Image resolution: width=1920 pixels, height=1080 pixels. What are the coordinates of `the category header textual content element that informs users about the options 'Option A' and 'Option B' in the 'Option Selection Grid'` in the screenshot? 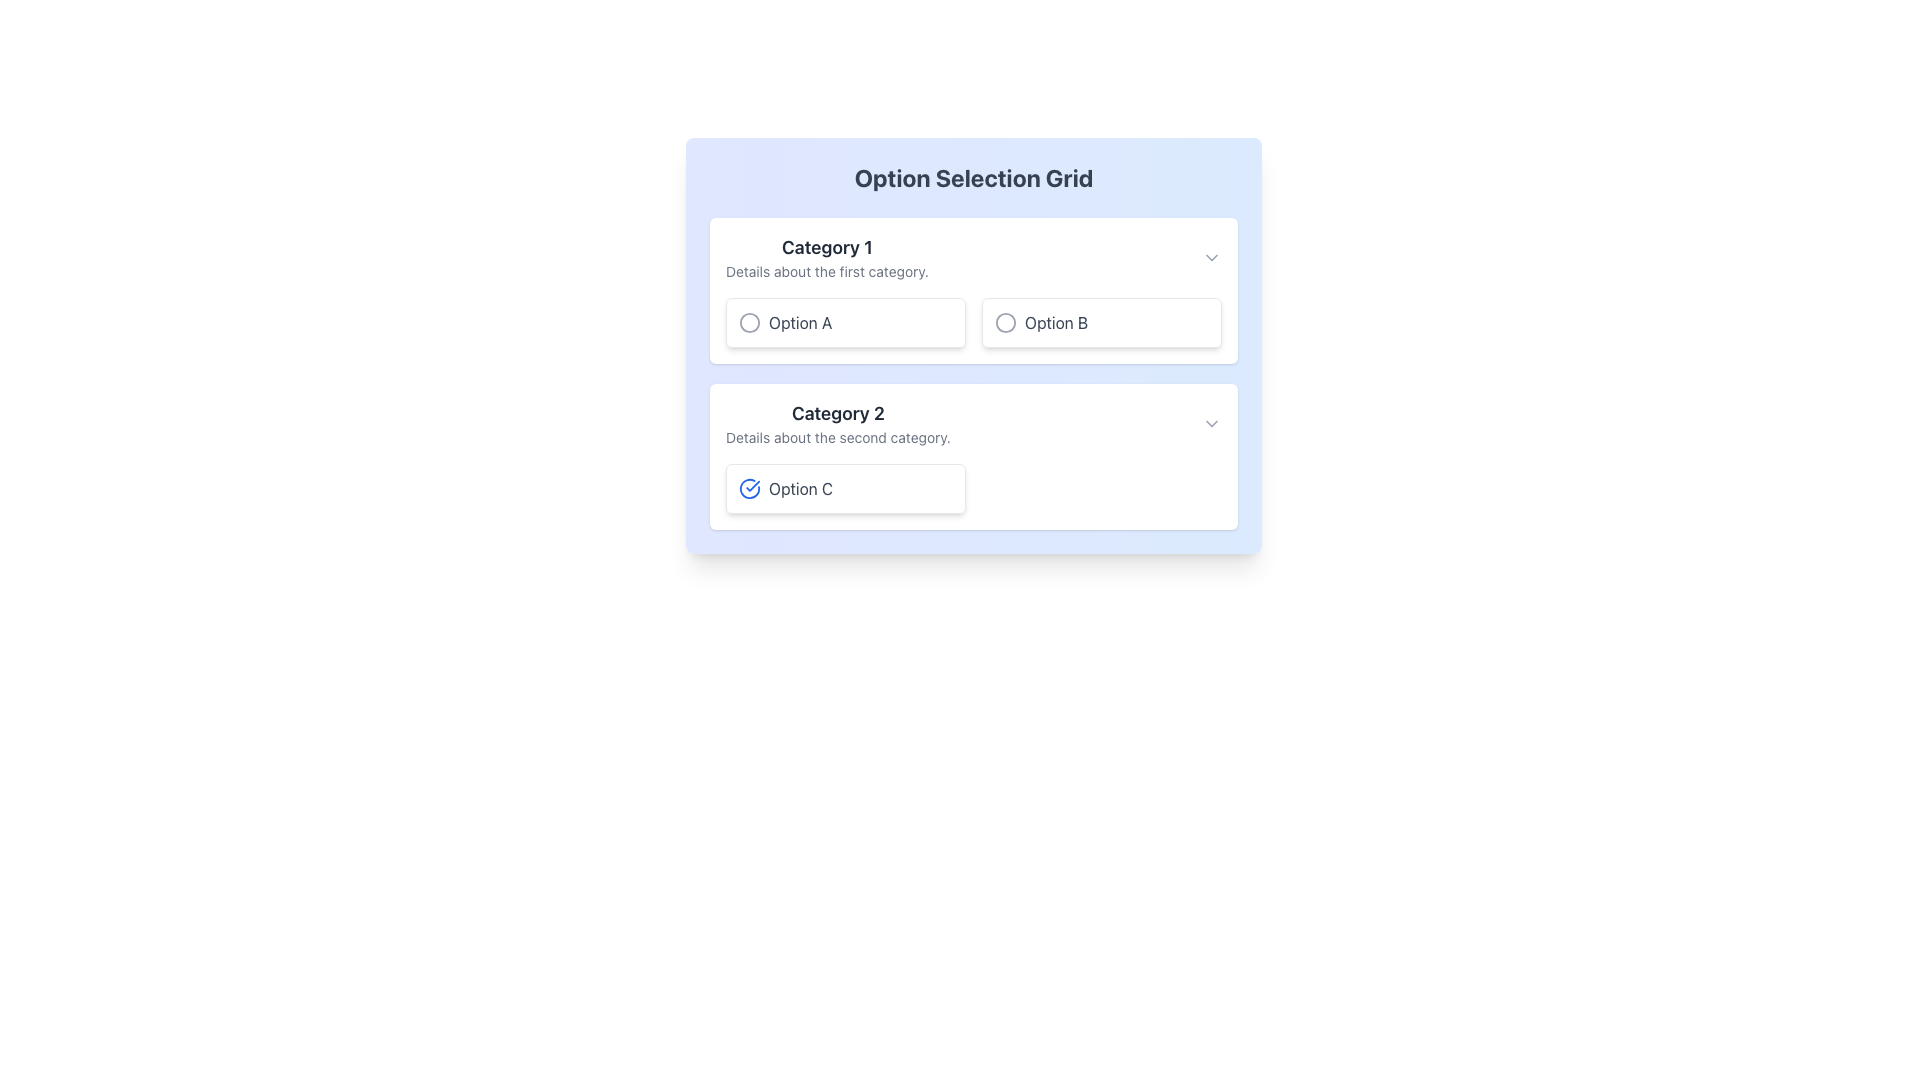 It's located at (827, 257).